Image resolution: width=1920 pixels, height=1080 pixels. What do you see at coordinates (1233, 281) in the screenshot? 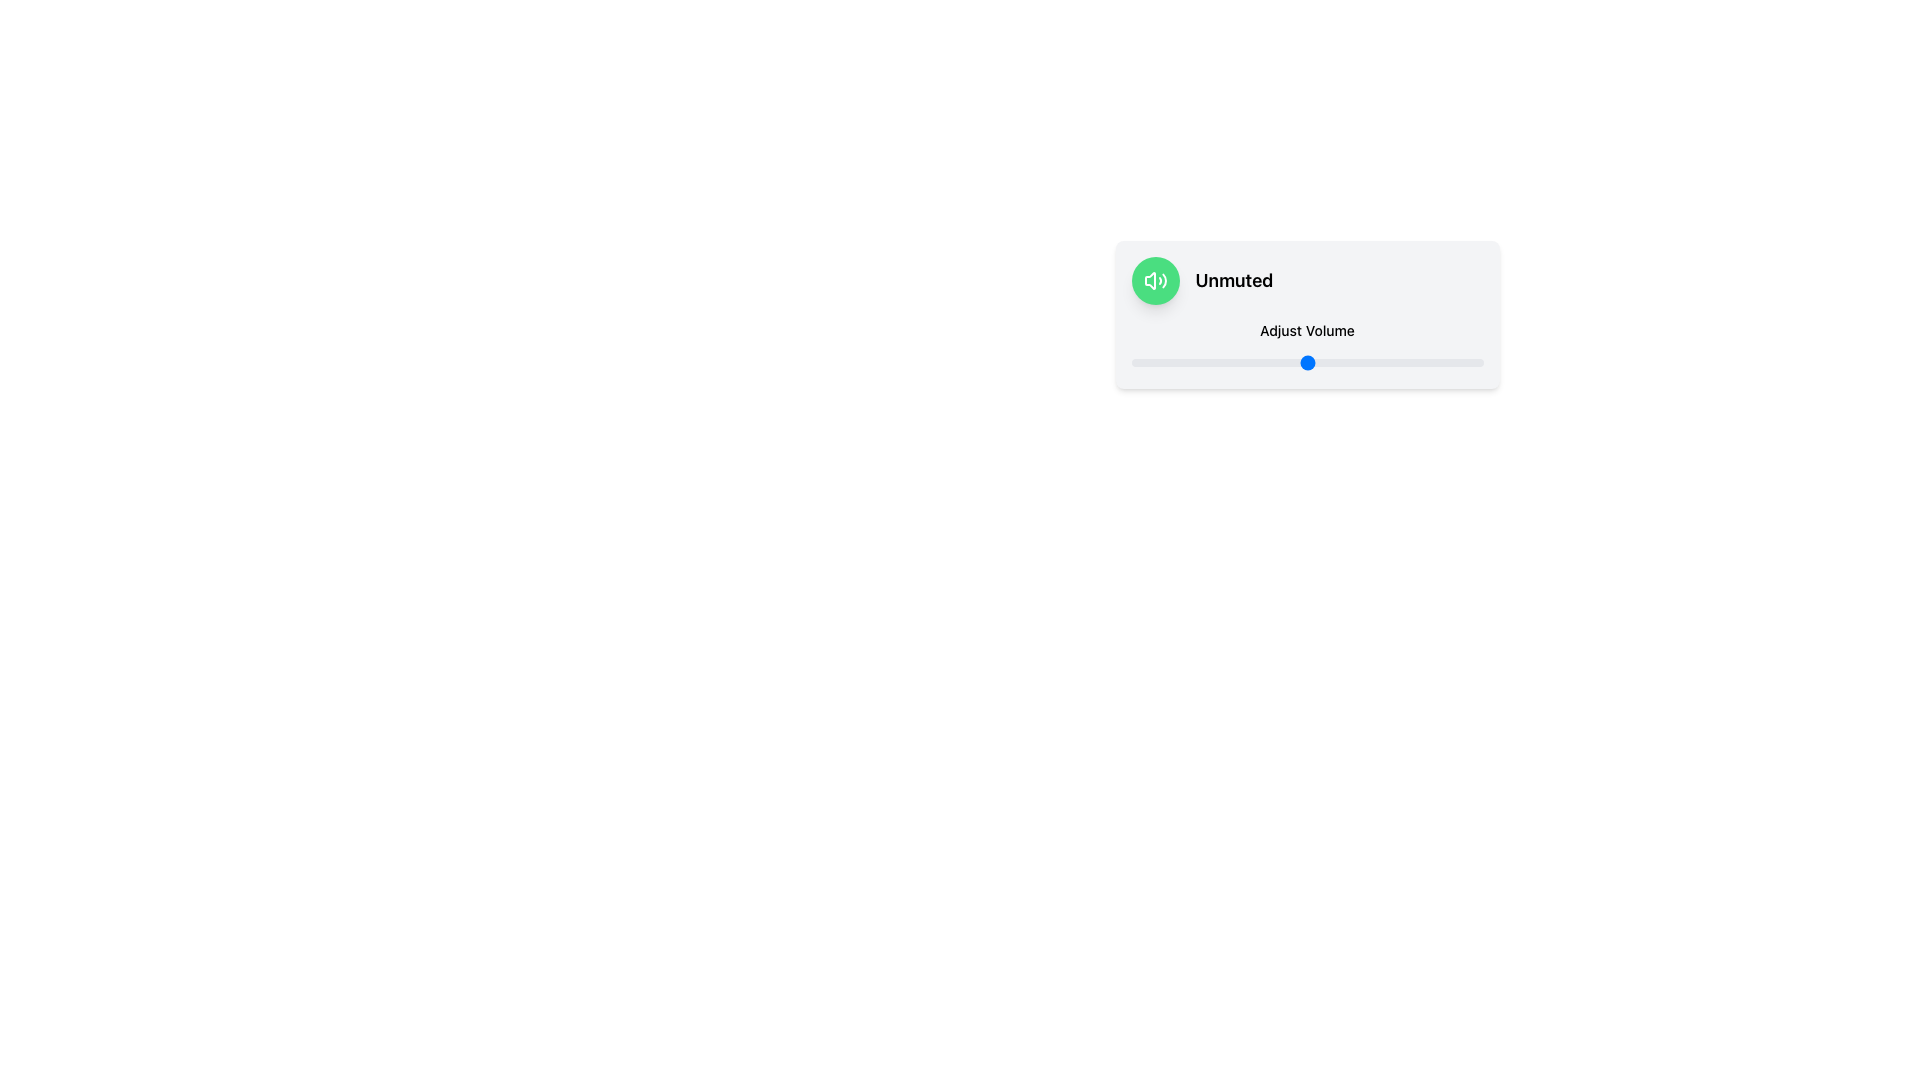
I see `the 'Unmuted' text label element` at bounding box center [1233, 281].